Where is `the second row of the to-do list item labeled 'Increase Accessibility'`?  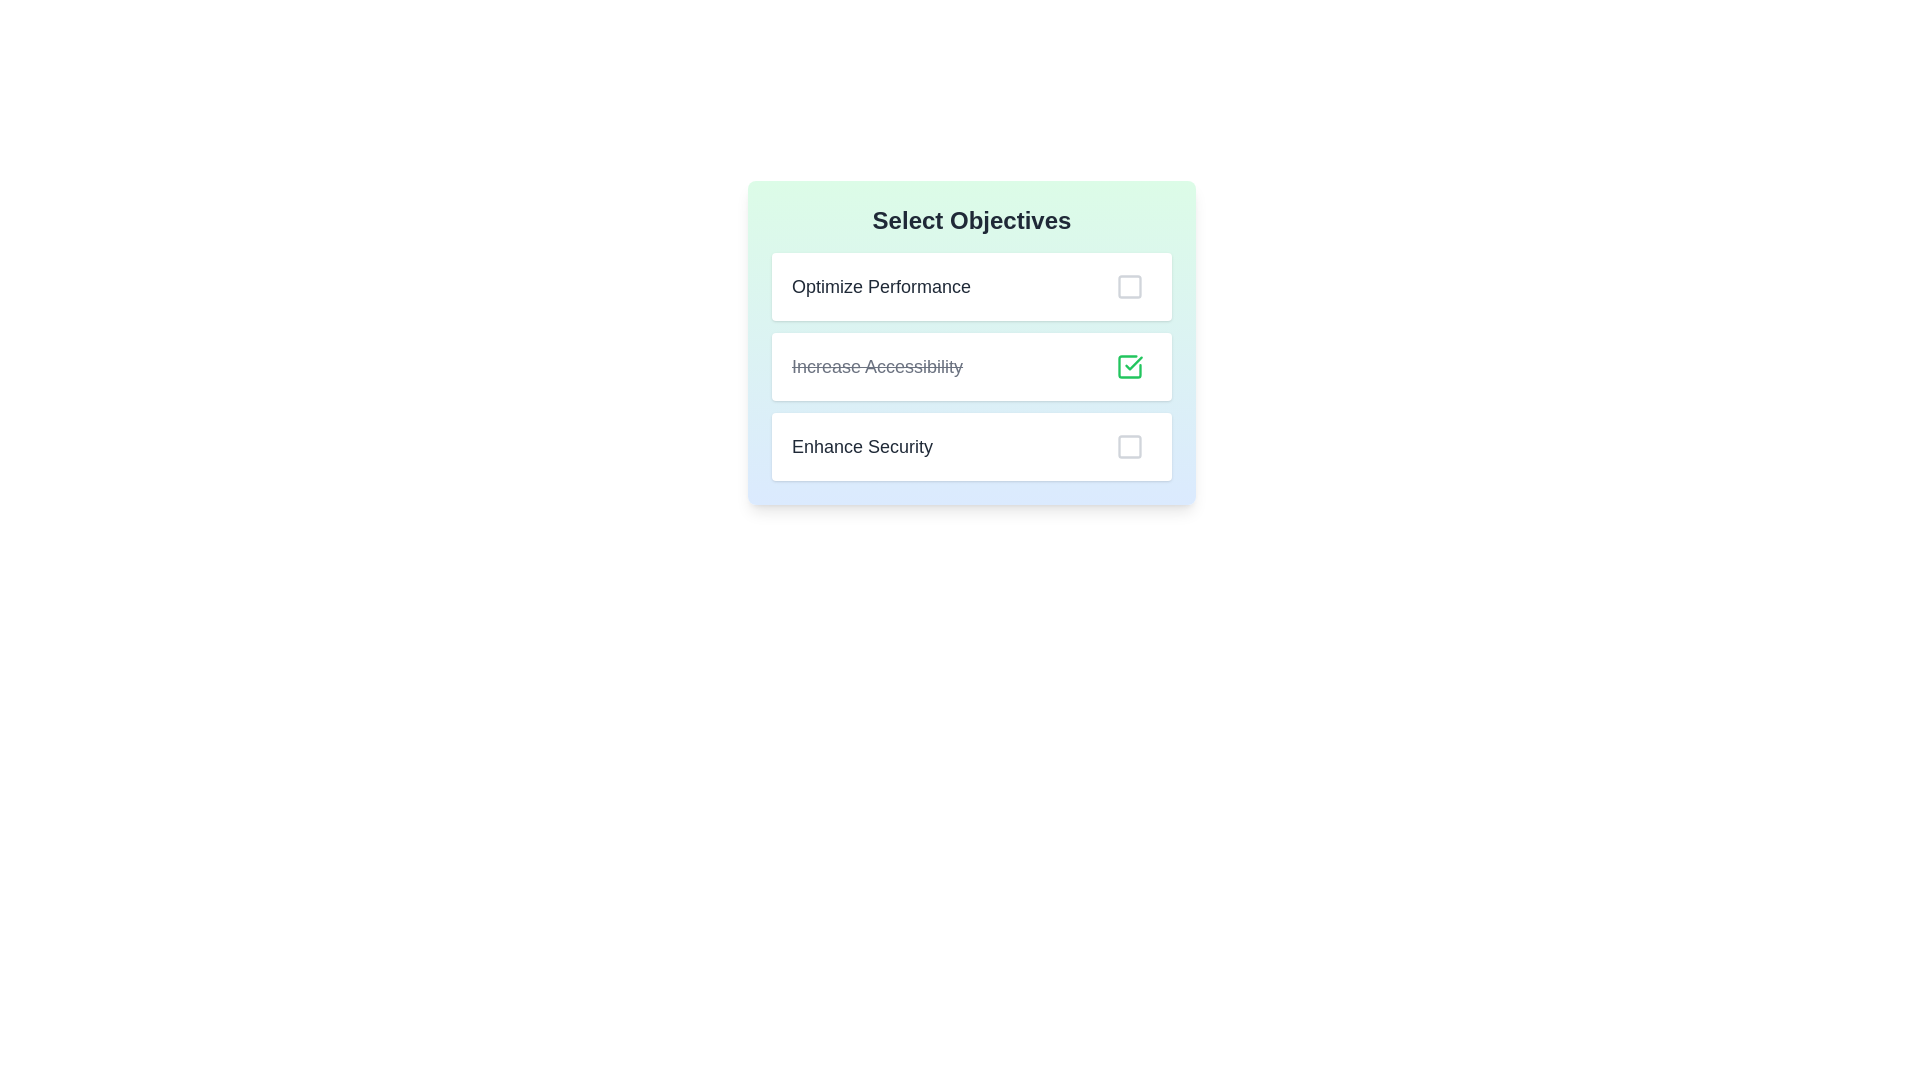 the second row of the to-do list item labeled 'Increase Accessibility' is located at coordinates (971, 366).